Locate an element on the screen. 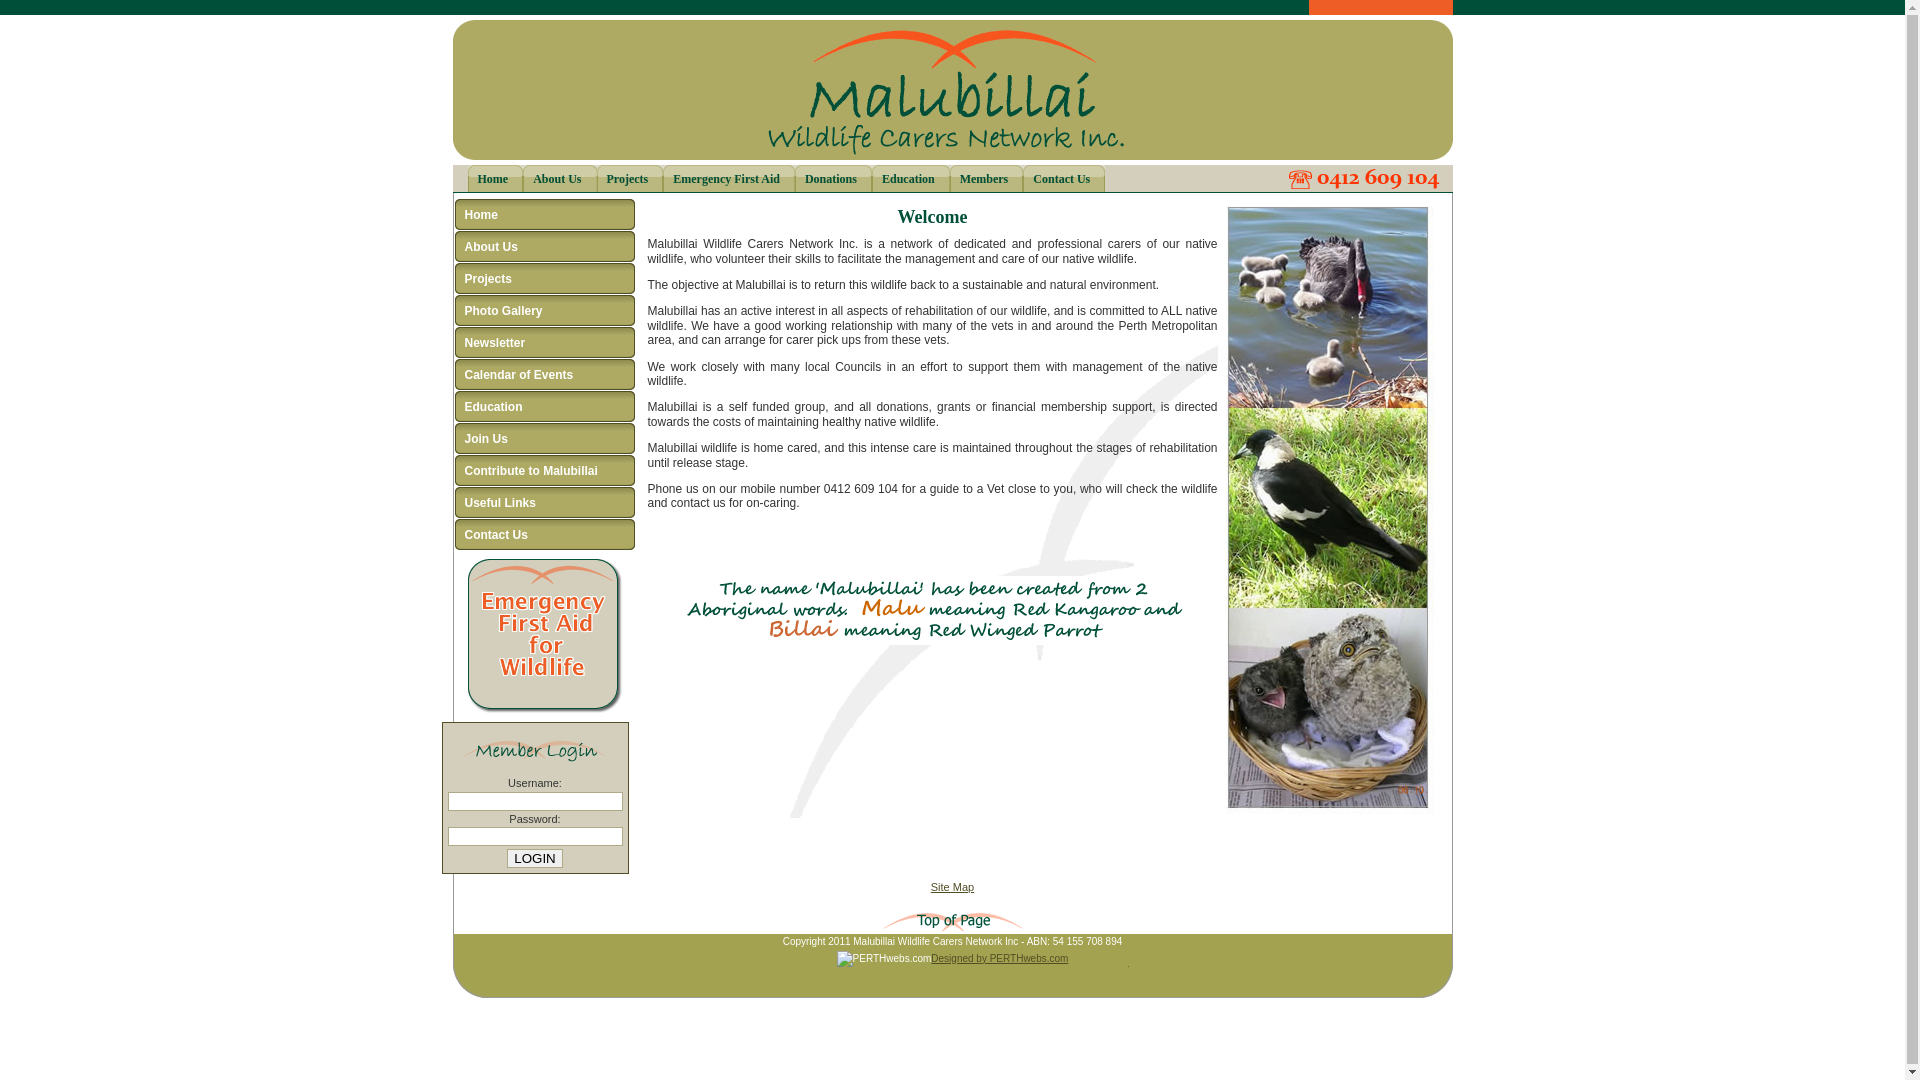 Image resolution: width=1920 pixels, height=1080 pixels. 'Projects' is located at coordinates (629, 177).